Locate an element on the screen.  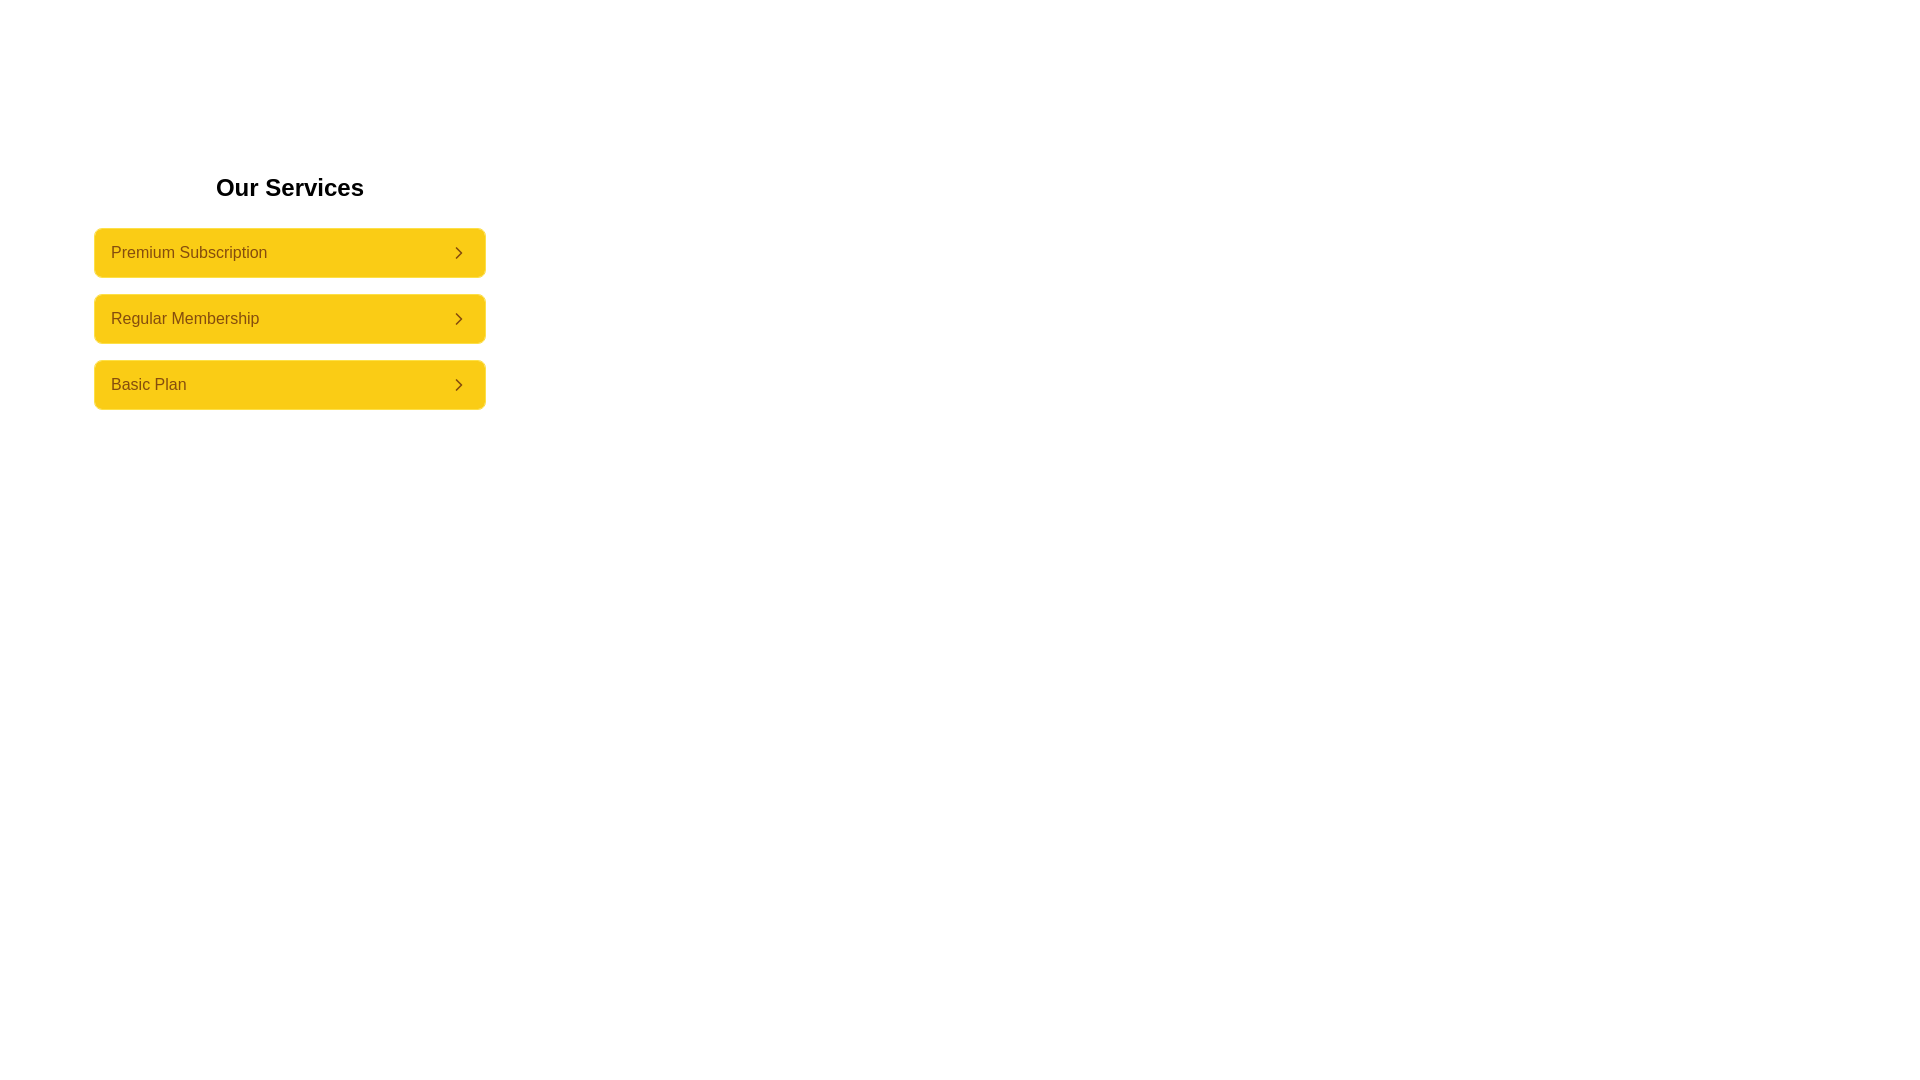
the first button labeled 'Premium Subscription' with a yellow background is located at coordinates (288, 252).